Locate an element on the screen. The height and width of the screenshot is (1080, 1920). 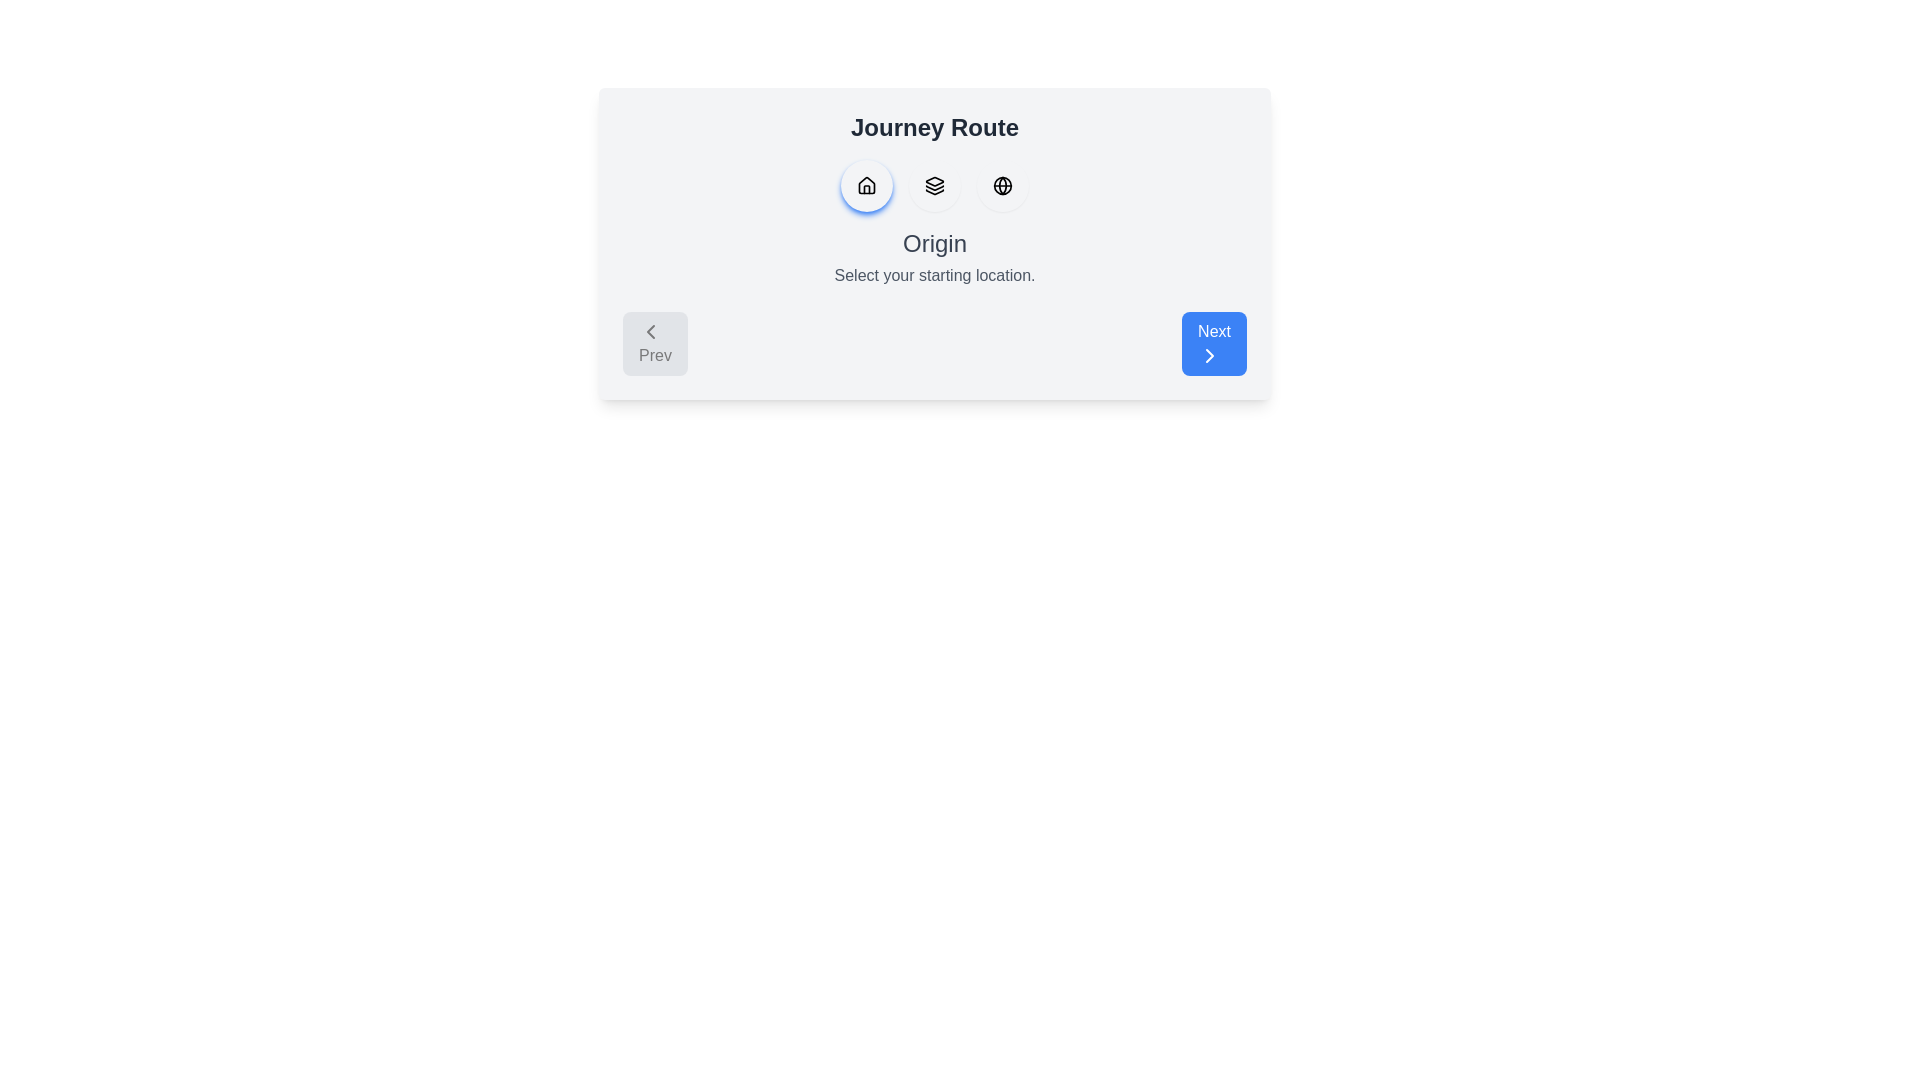
the layered stack icon, which is the second icon in a horizontal row of three icons, positioned centrally between the house icon and the globe icon is located at coordinates (934, 185).